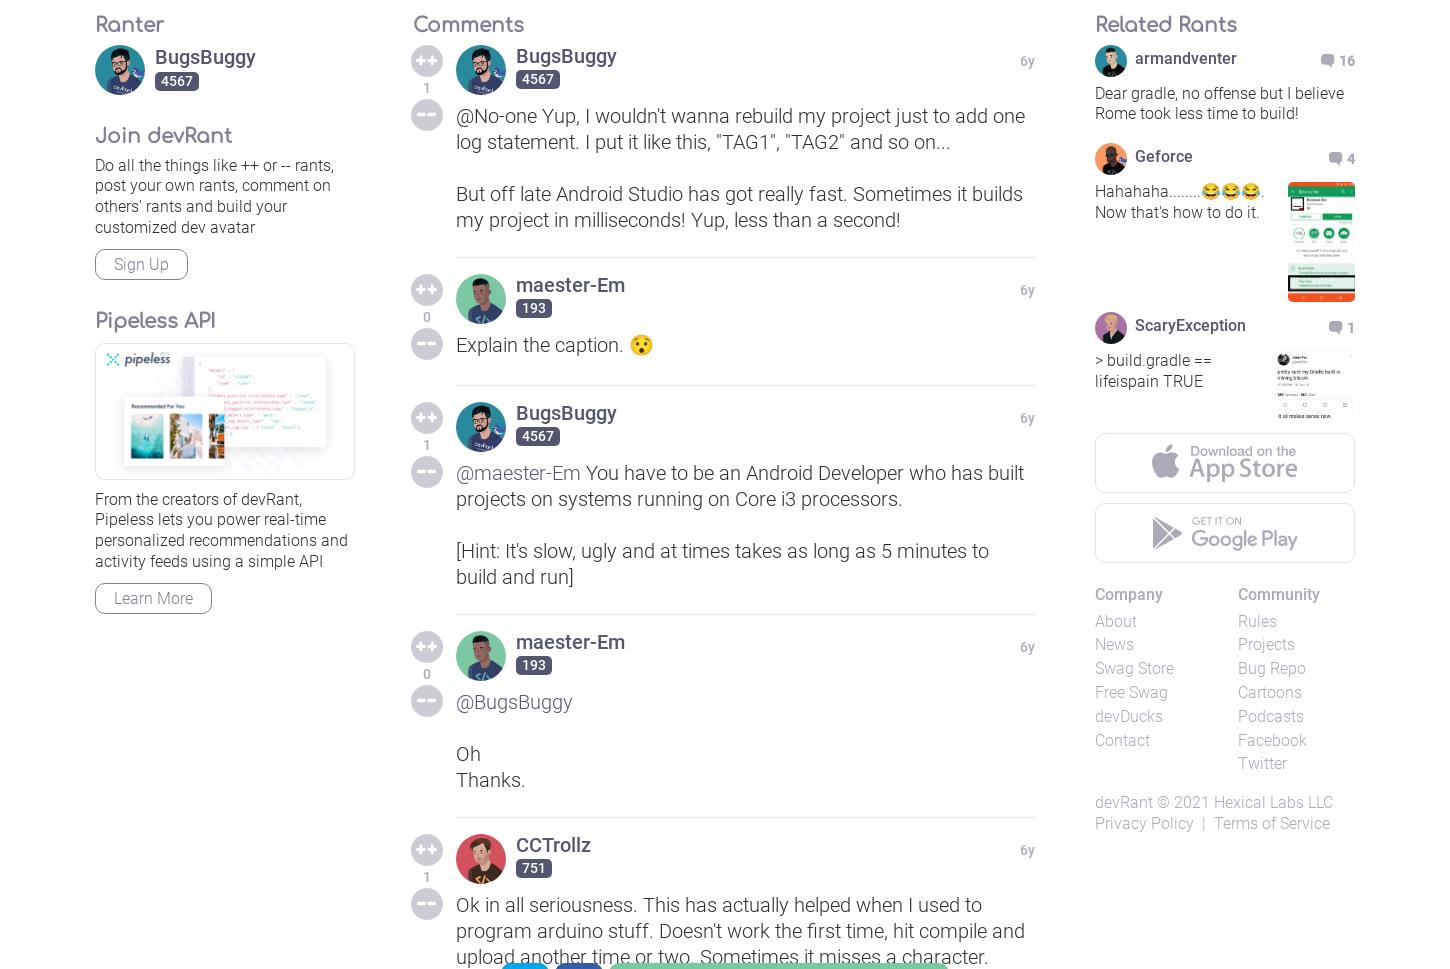  What do you see at coordinates (1182, 802) in the screenshot?
I see `'© 2021'` at bounding box center [1182, 802].